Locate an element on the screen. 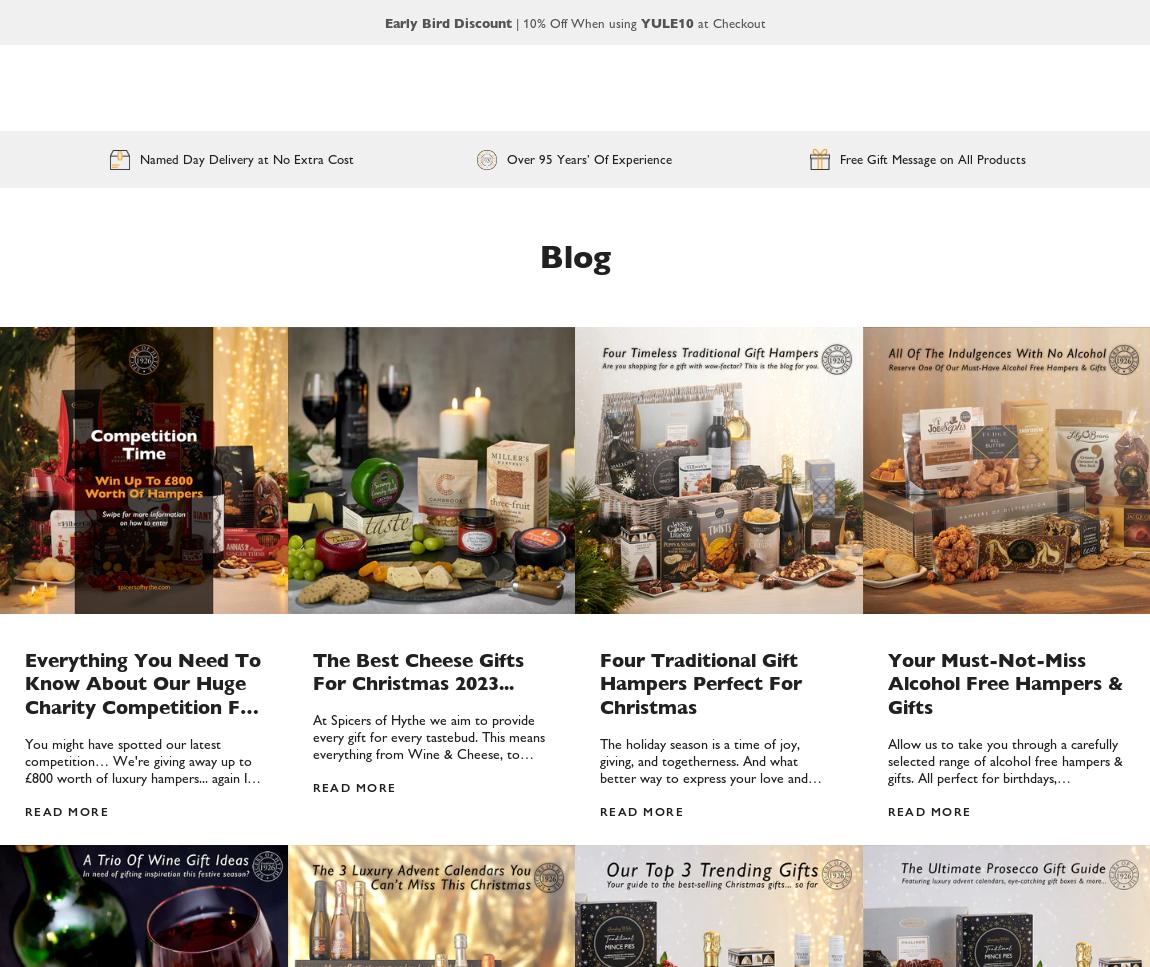  'Take a look at our letterbox gift range, the perfect small treat, whatever the occasion... In the fast-paced world we live in, finding the perfect gift can be challenging at...' is located at coordinates (598, 516).